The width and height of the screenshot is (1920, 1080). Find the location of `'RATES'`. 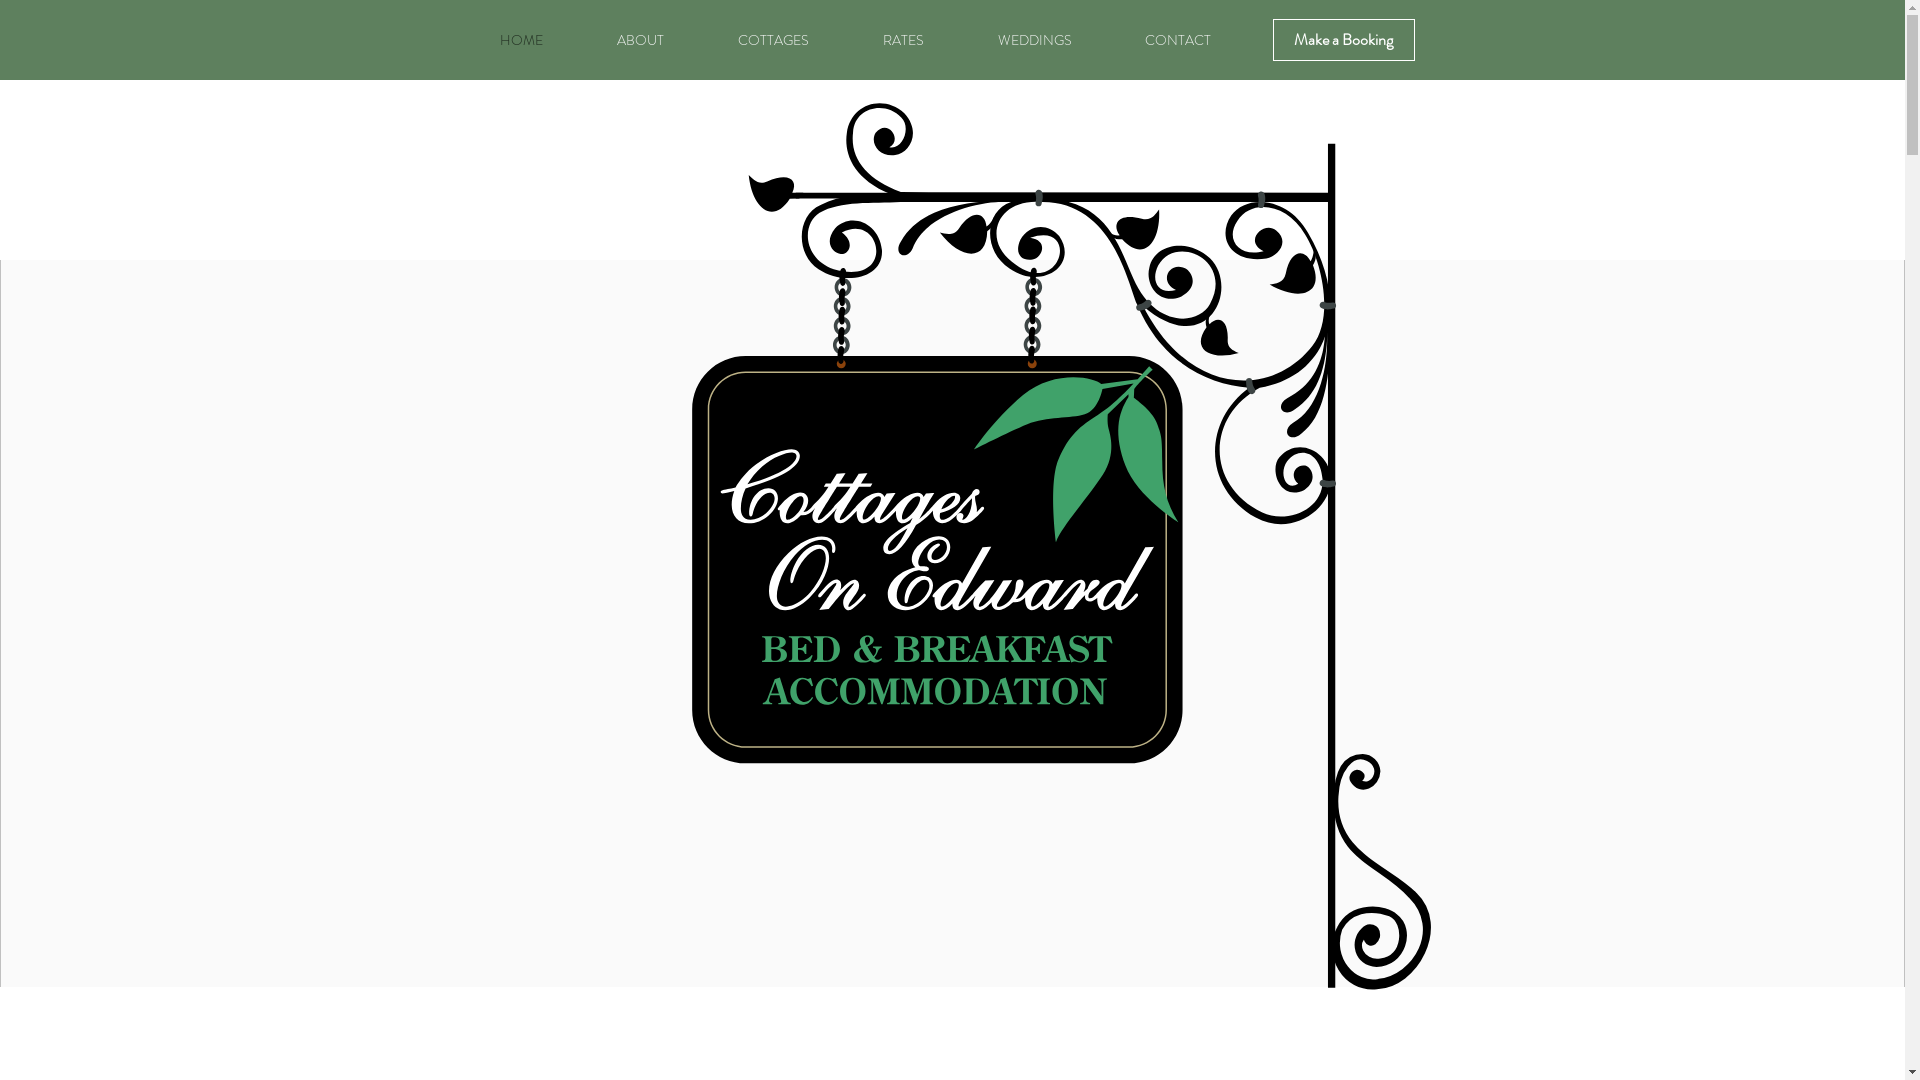

'RATES' is located at coordinates (902, 39).